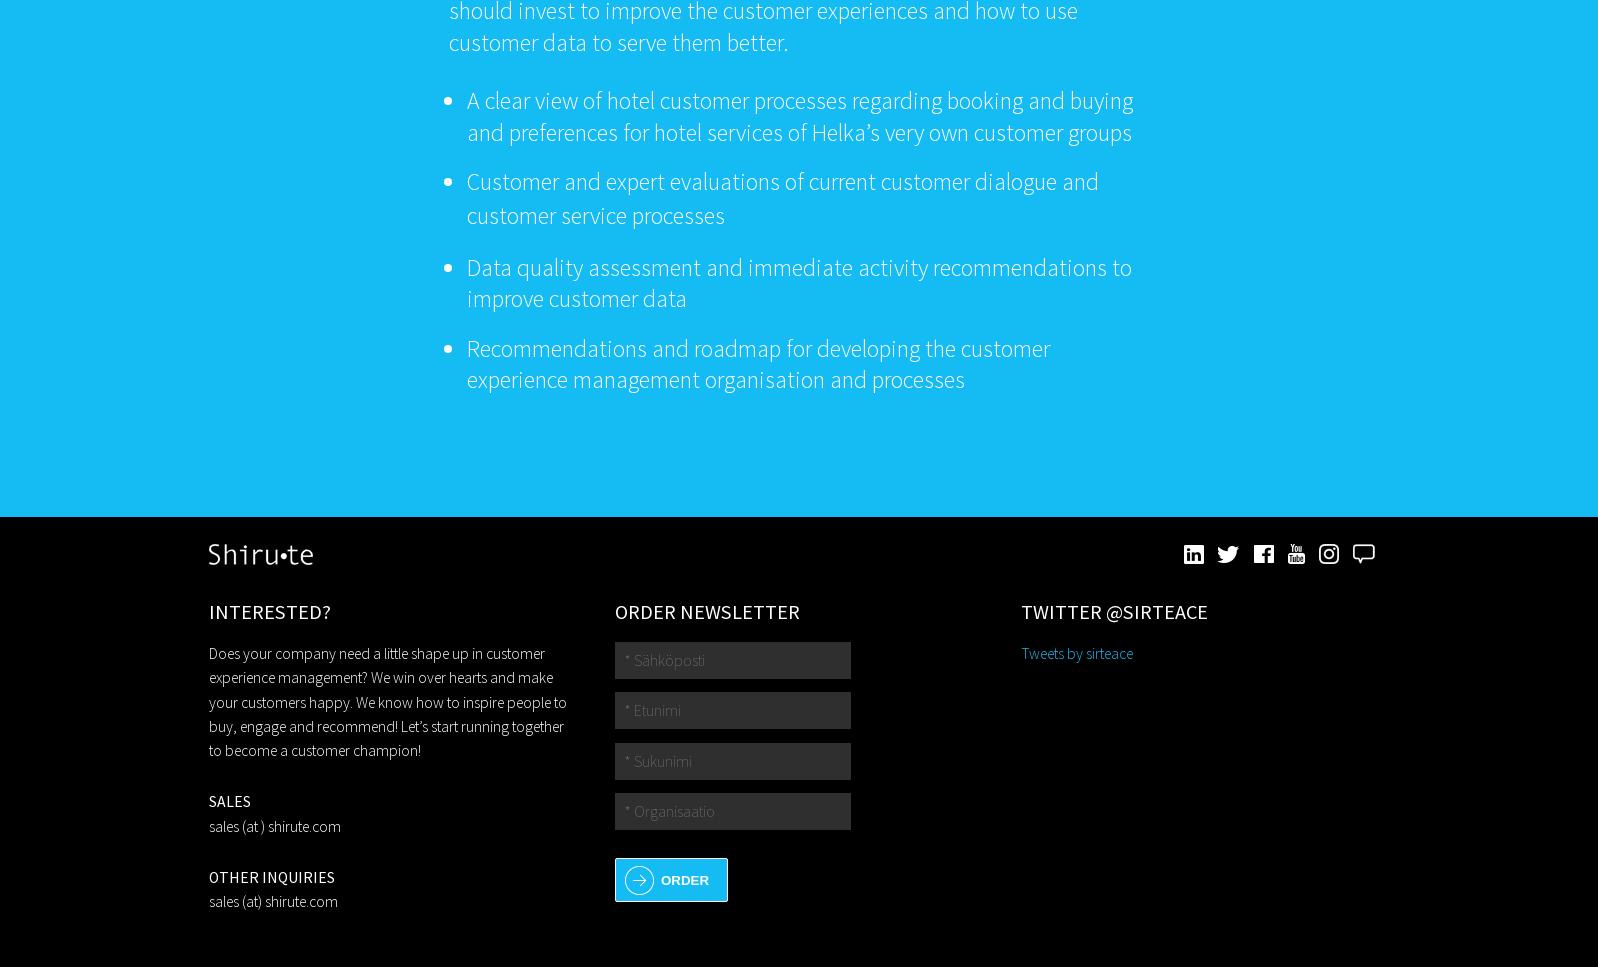 This screenshot has height=967, width=1598. What do you see at coordinates (270, 876) in the screenshot?
I see `'OTHER INQUIRIES'` at bounding box center [270, 876].